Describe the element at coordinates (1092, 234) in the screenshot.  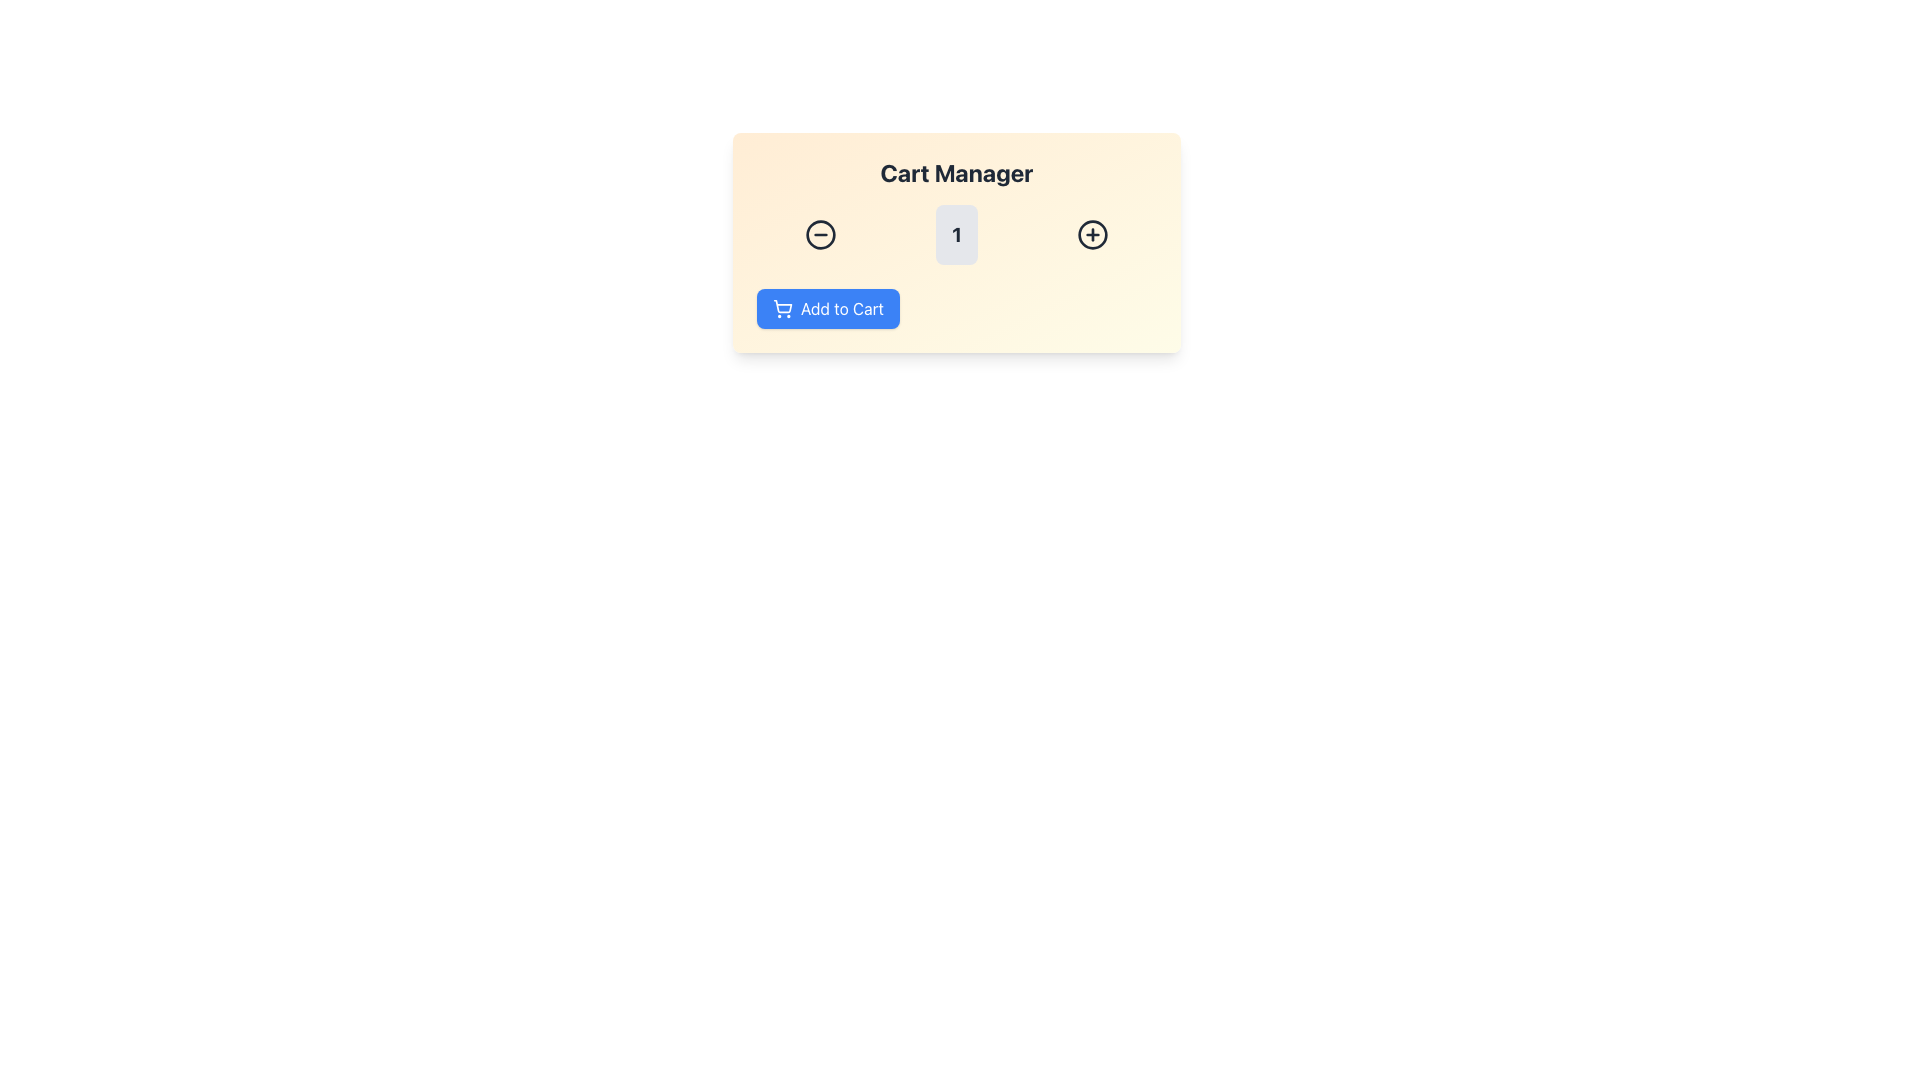
I see `the circular button with a plus (+) icon located in the rightmost portion of a horizontal layout to increment` at that location.